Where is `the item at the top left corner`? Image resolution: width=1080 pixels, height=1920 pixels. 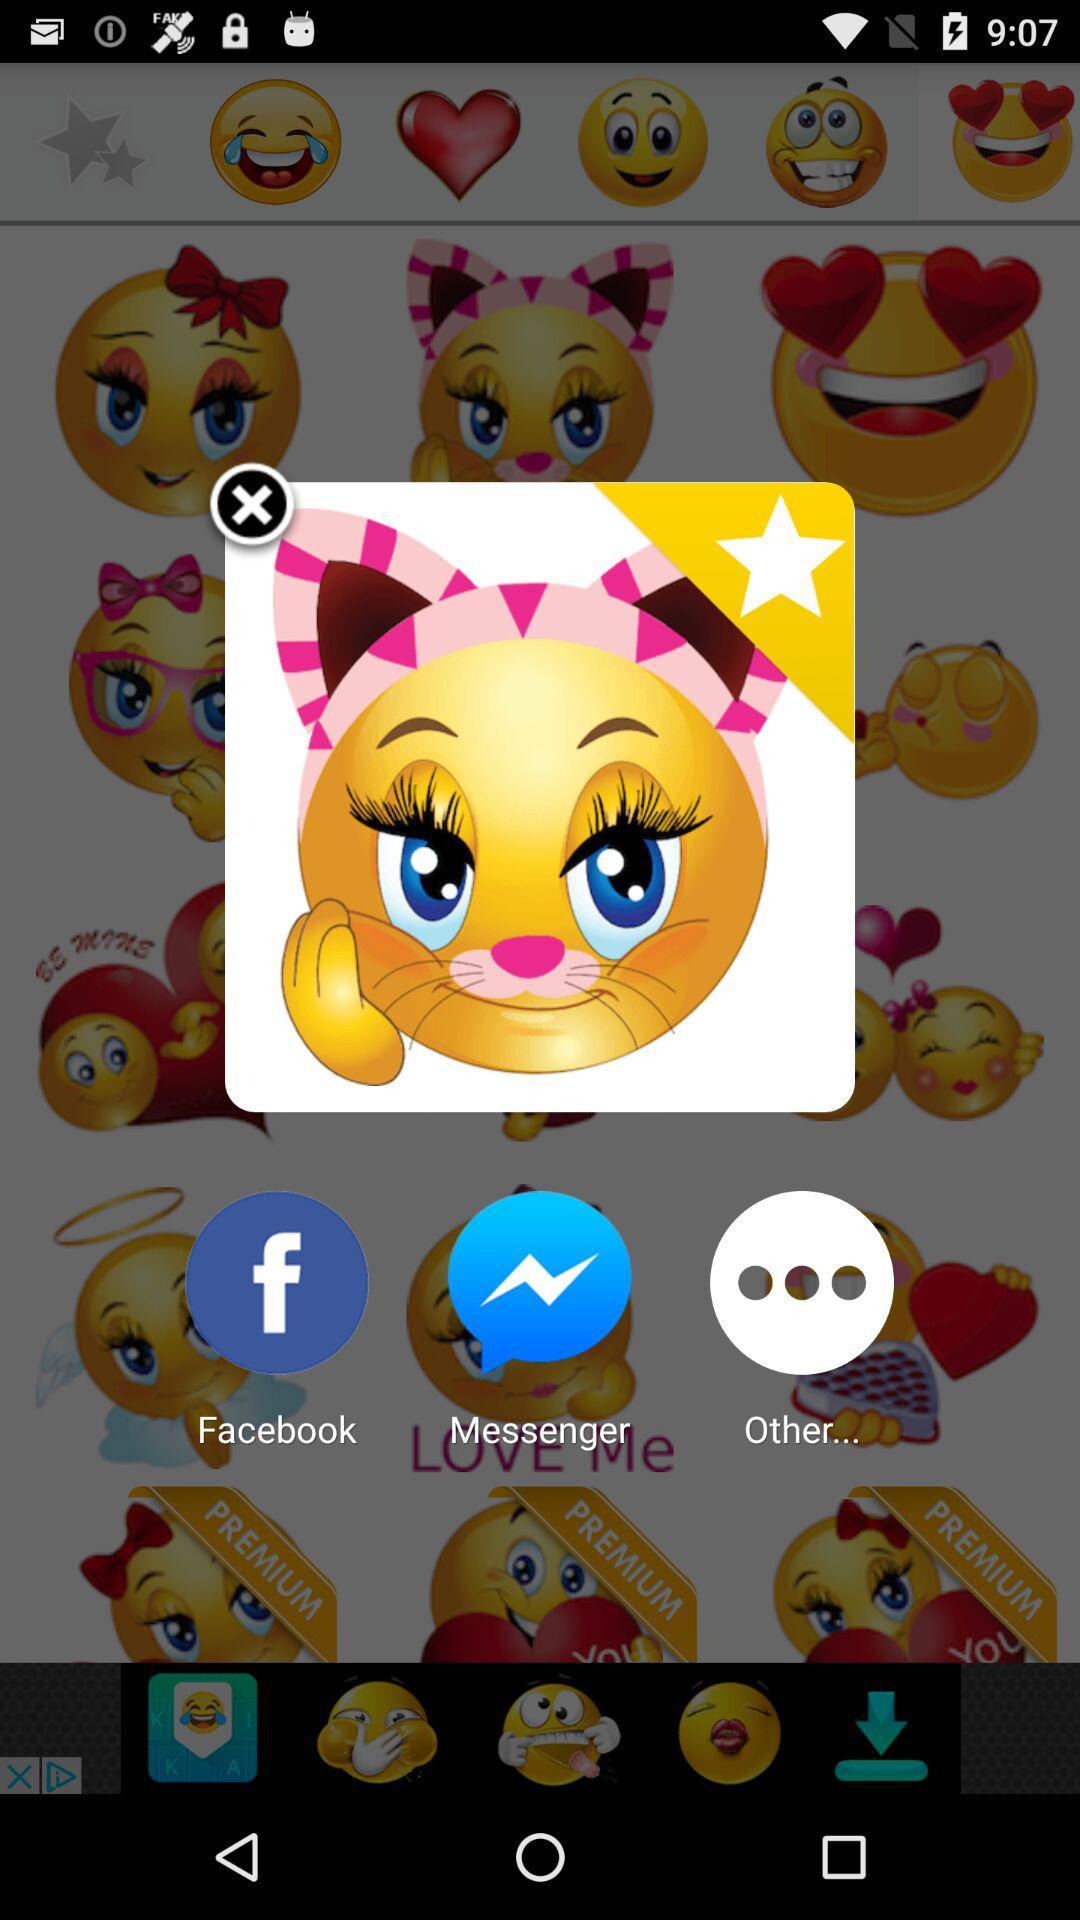
the item at the top left corner is located at coordinates (263, 522).